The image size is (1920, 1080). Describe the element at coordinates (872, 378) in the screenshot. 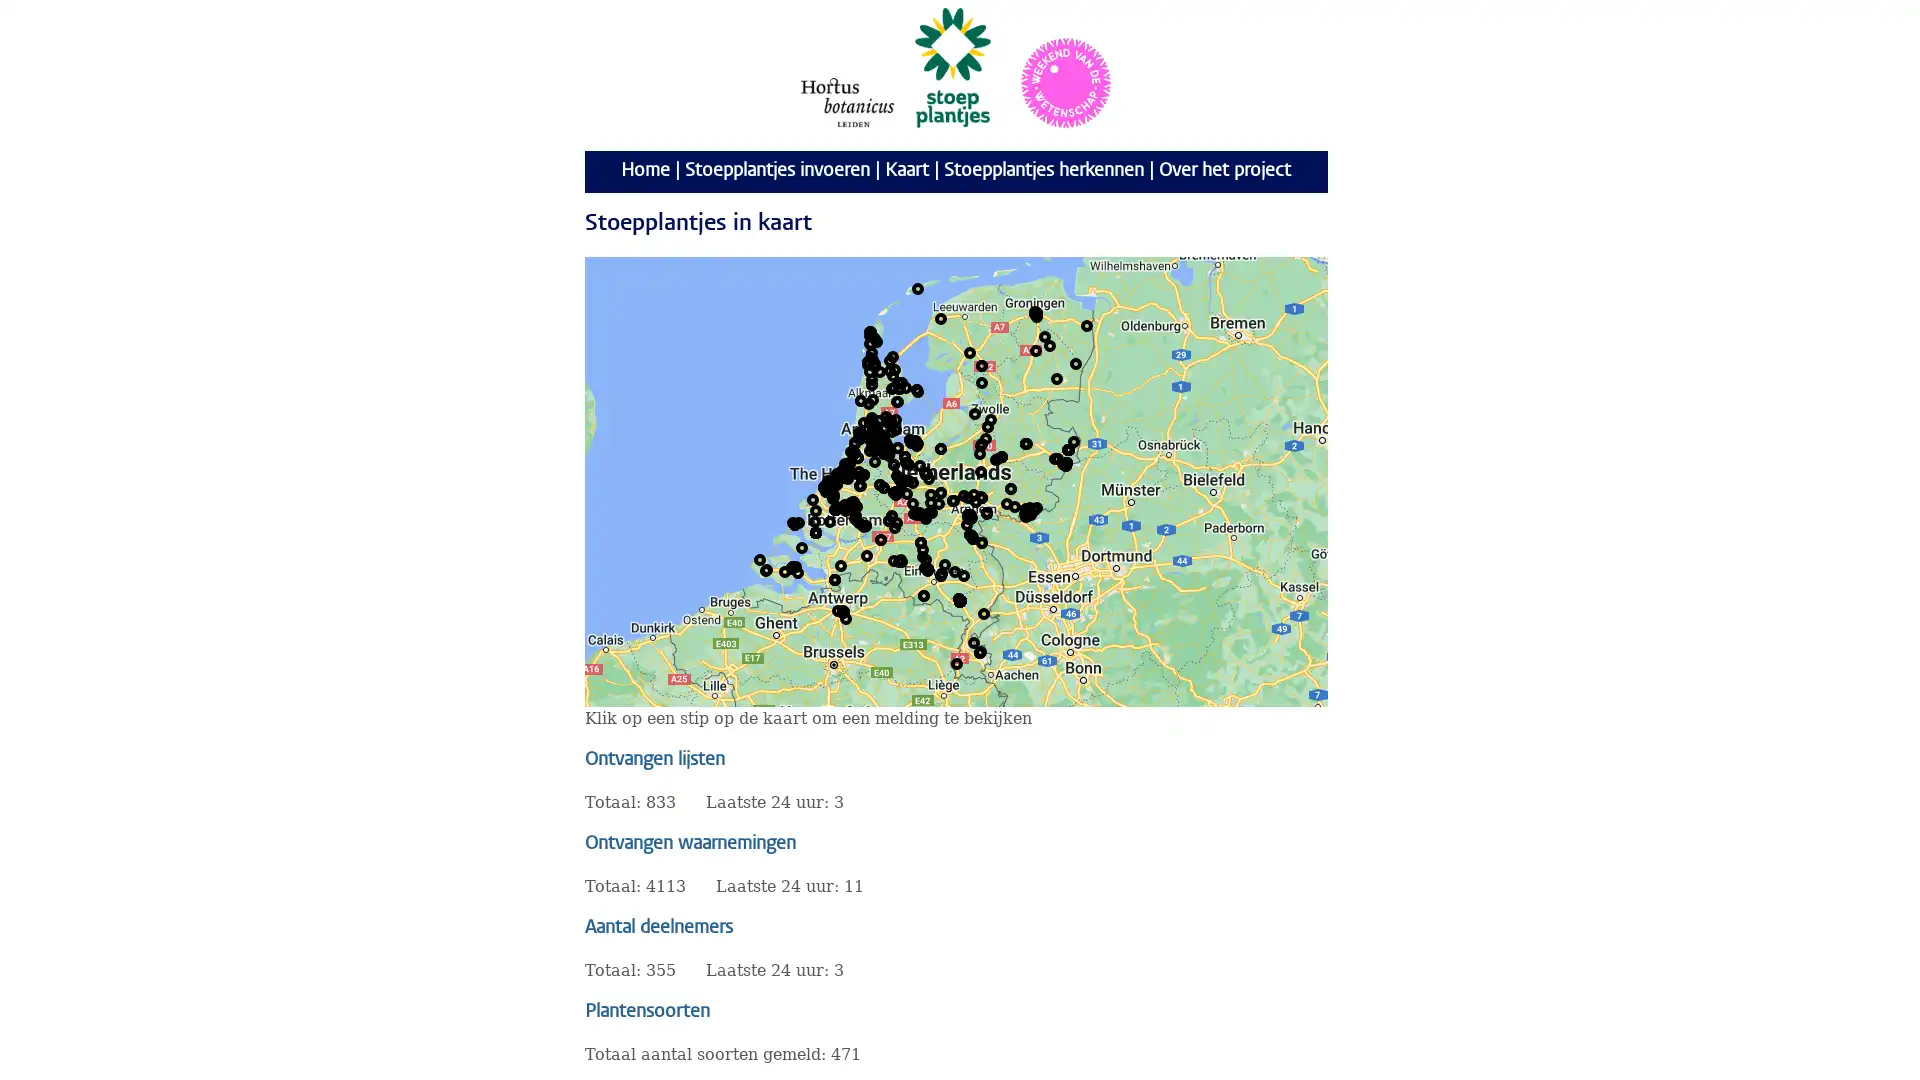

I see `Telling van op 14 maart 2022` at that location.